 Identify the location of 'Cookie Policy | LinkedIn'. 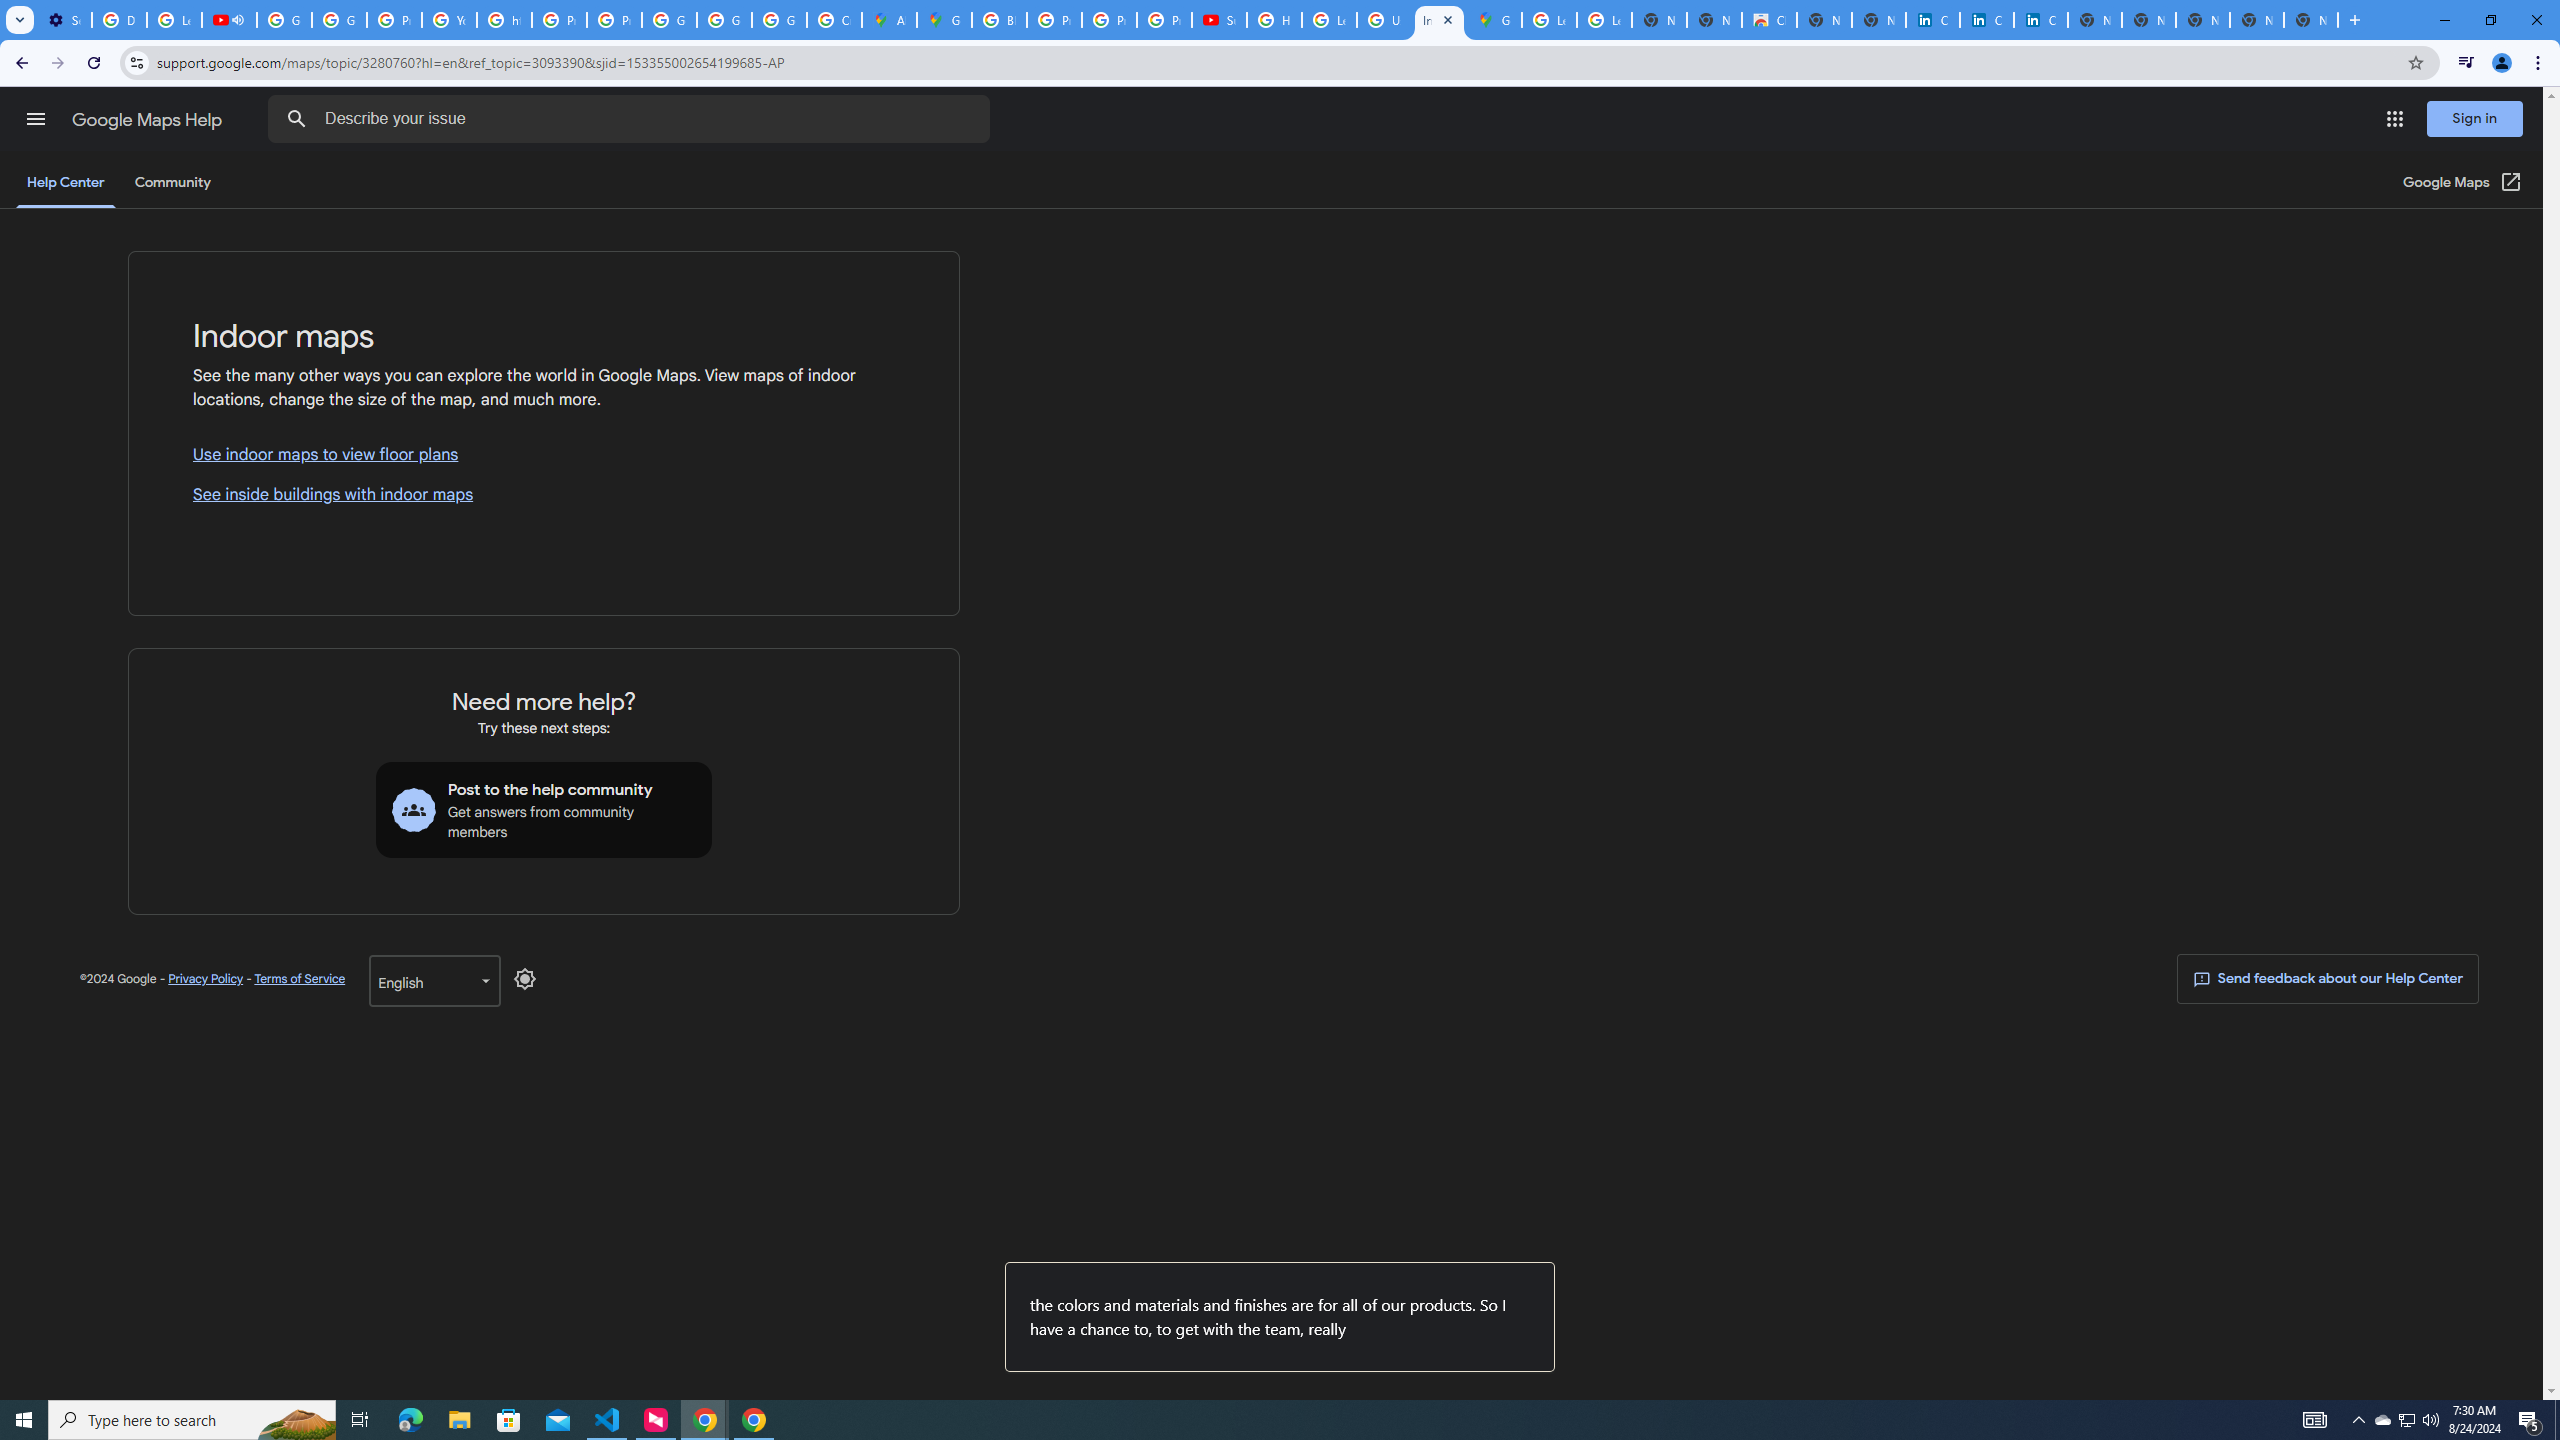
(1985, 19).